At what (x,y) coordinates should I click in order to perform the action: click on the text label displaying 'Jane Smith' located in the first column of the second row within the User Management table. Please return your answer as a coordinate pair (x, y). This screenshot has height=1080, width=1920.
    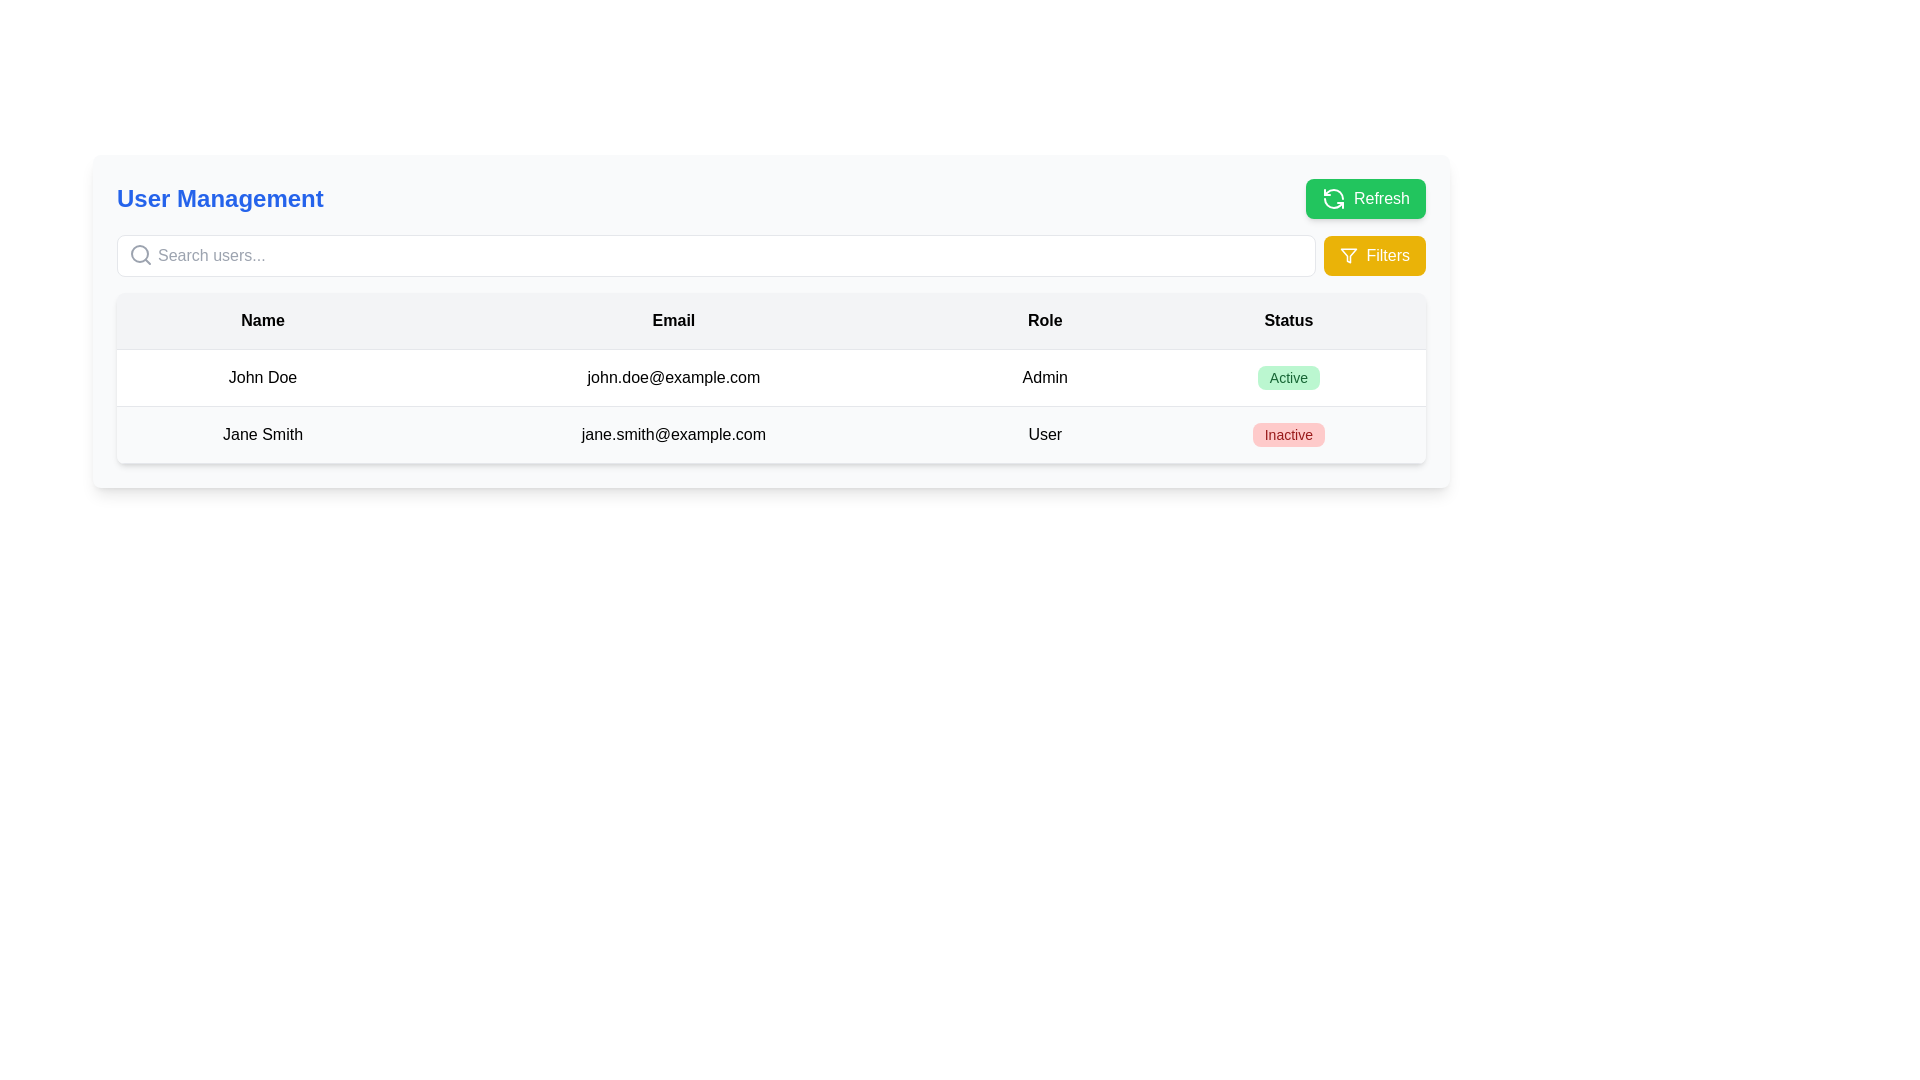
    Looking at the image, I should click on (262, 434).